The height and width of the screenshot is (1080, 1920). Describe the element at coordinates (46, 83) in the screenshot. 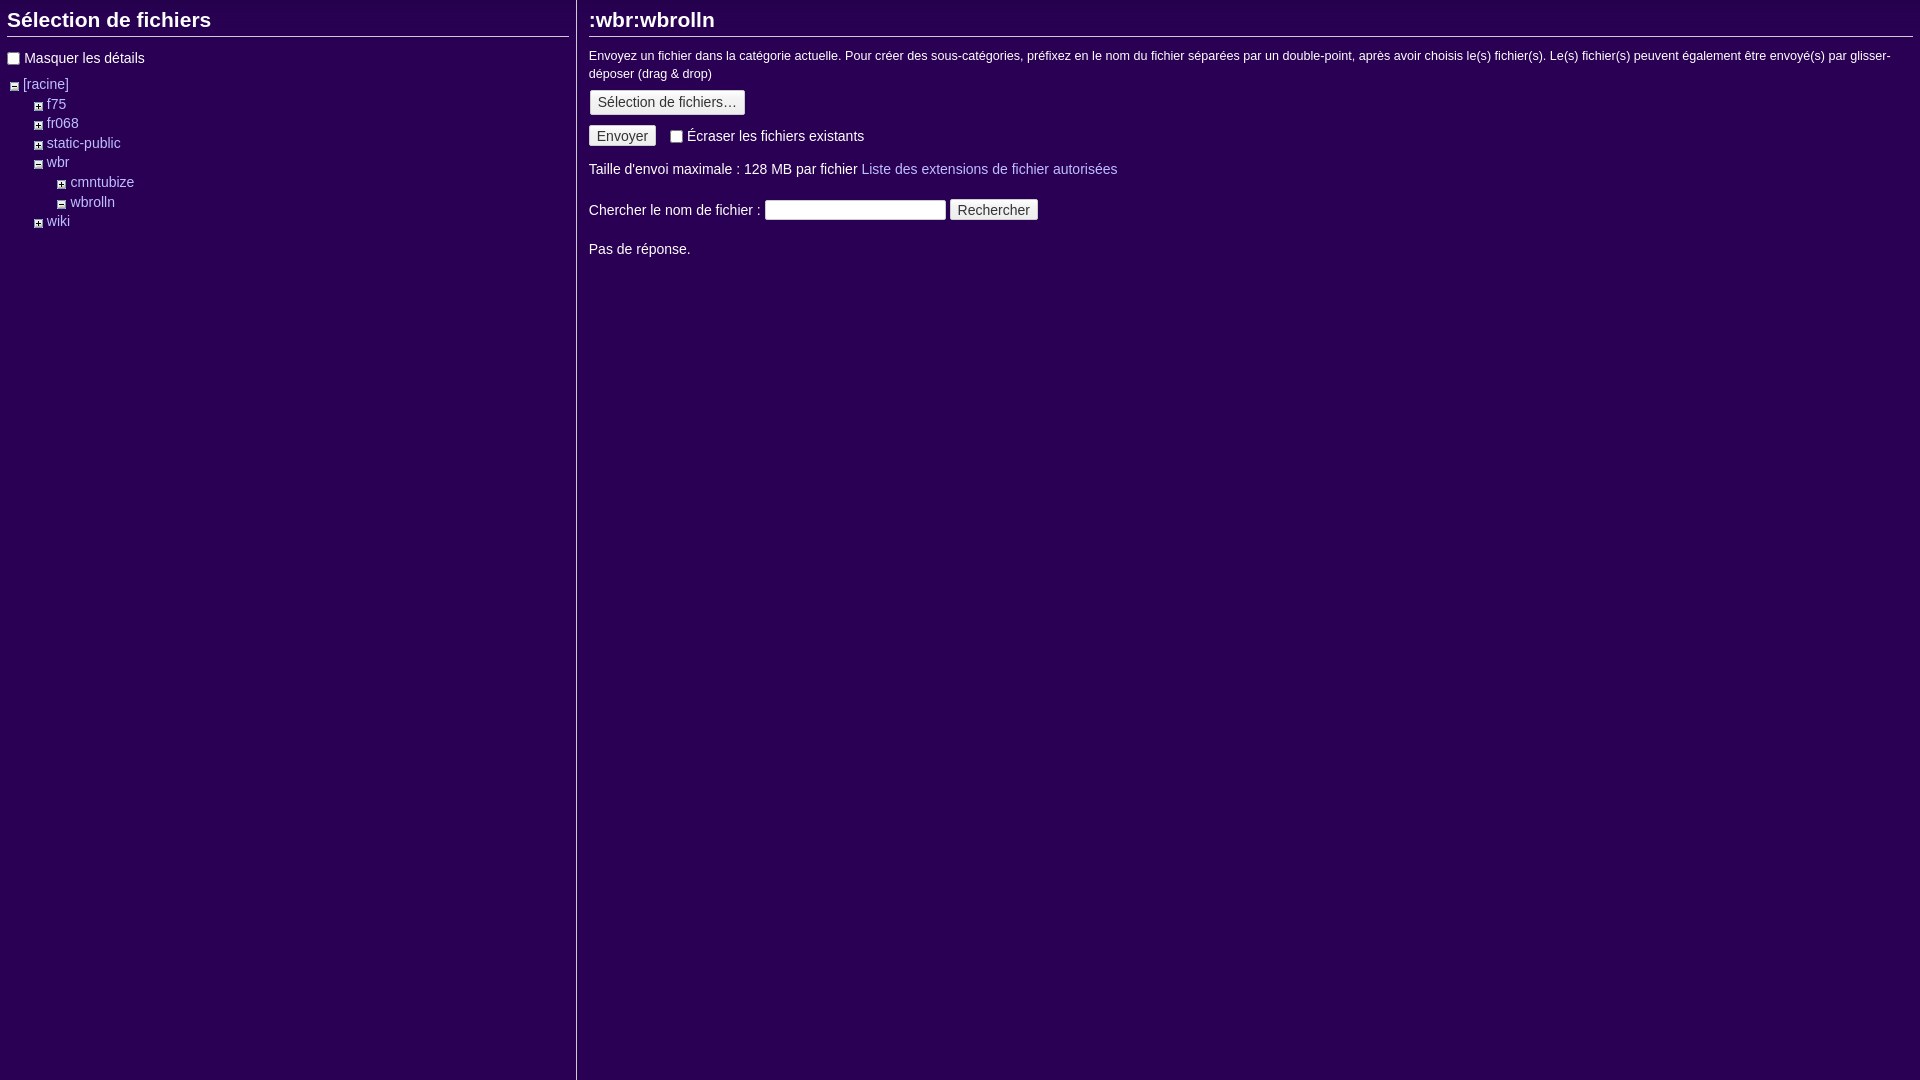

I see `'[racine]'` at that location.